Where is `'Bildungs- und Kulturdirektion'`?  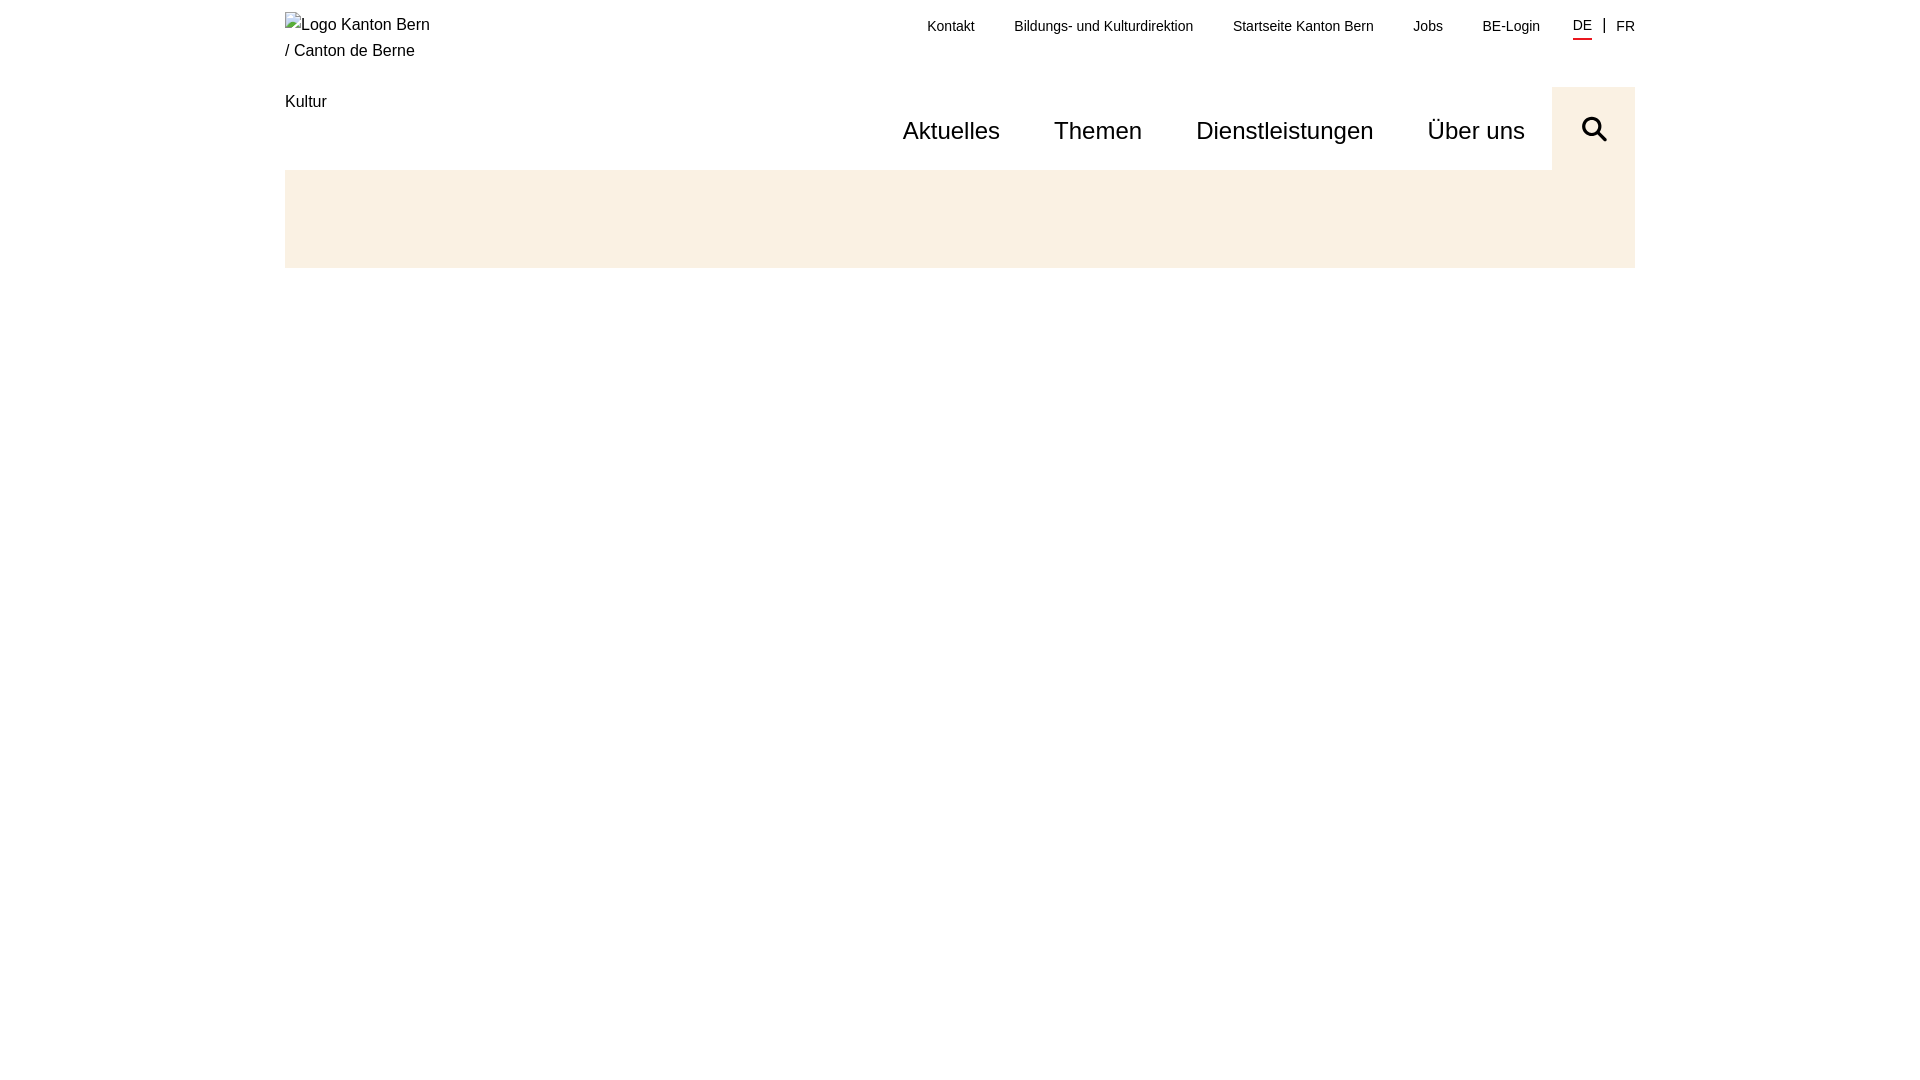 'Bildungs- und Kulturdirektion' is located at coordinates (1102, 26).